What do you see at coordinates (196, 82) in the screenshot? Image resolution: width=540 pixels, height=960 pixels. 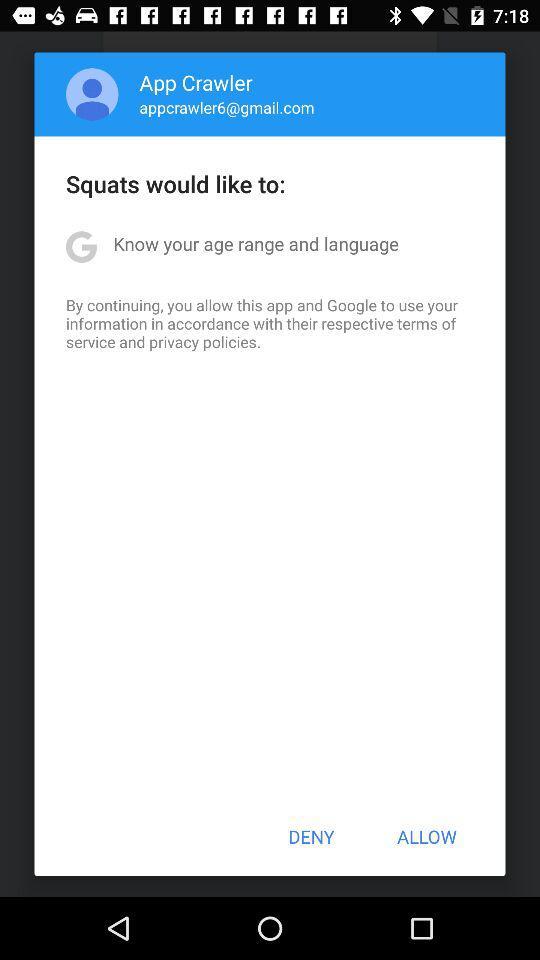 I see `the app crawler` at bounding box center [196, 82].